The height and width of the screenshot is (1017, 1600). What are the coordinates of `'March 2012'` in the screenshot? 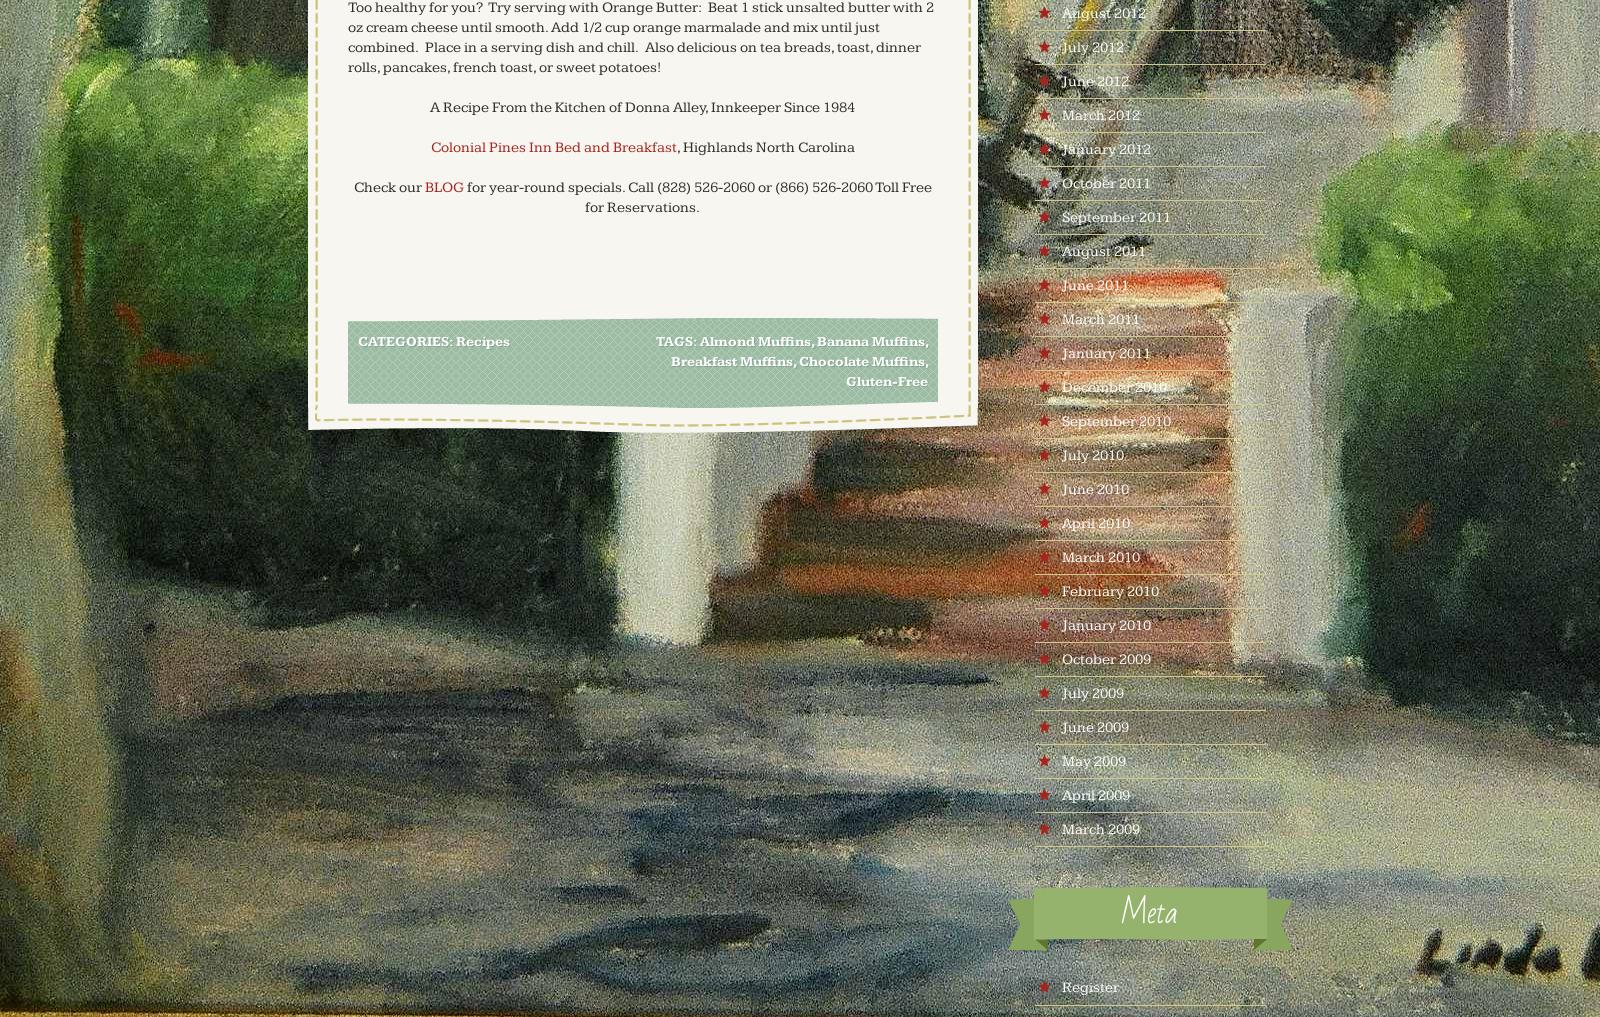 It's located at (1060, 114).